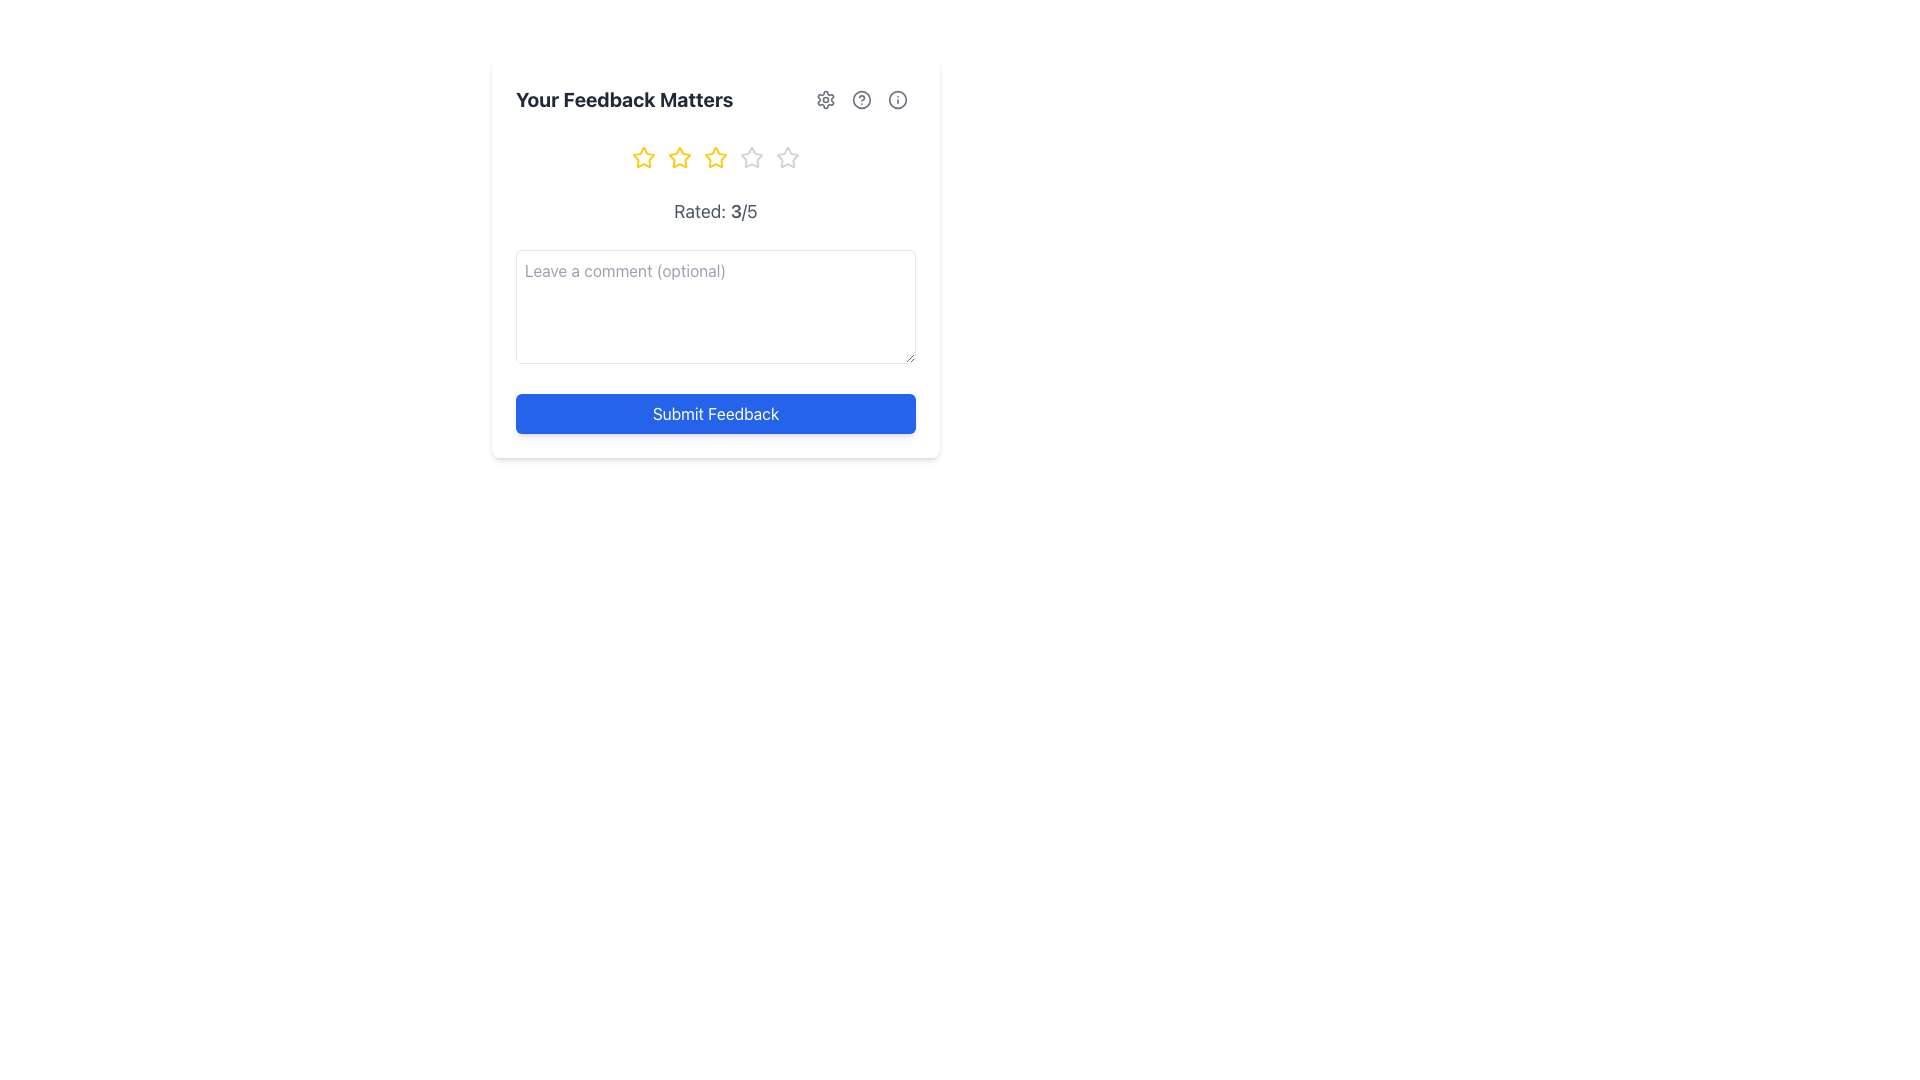 This screenshot has height=1080, width=1920. What do you see at coordinates (643, 157) in the screenshot?
I see `the second Interactive Rating Star in the feedback card layout to set the rating` at bounding box center [643, 157].